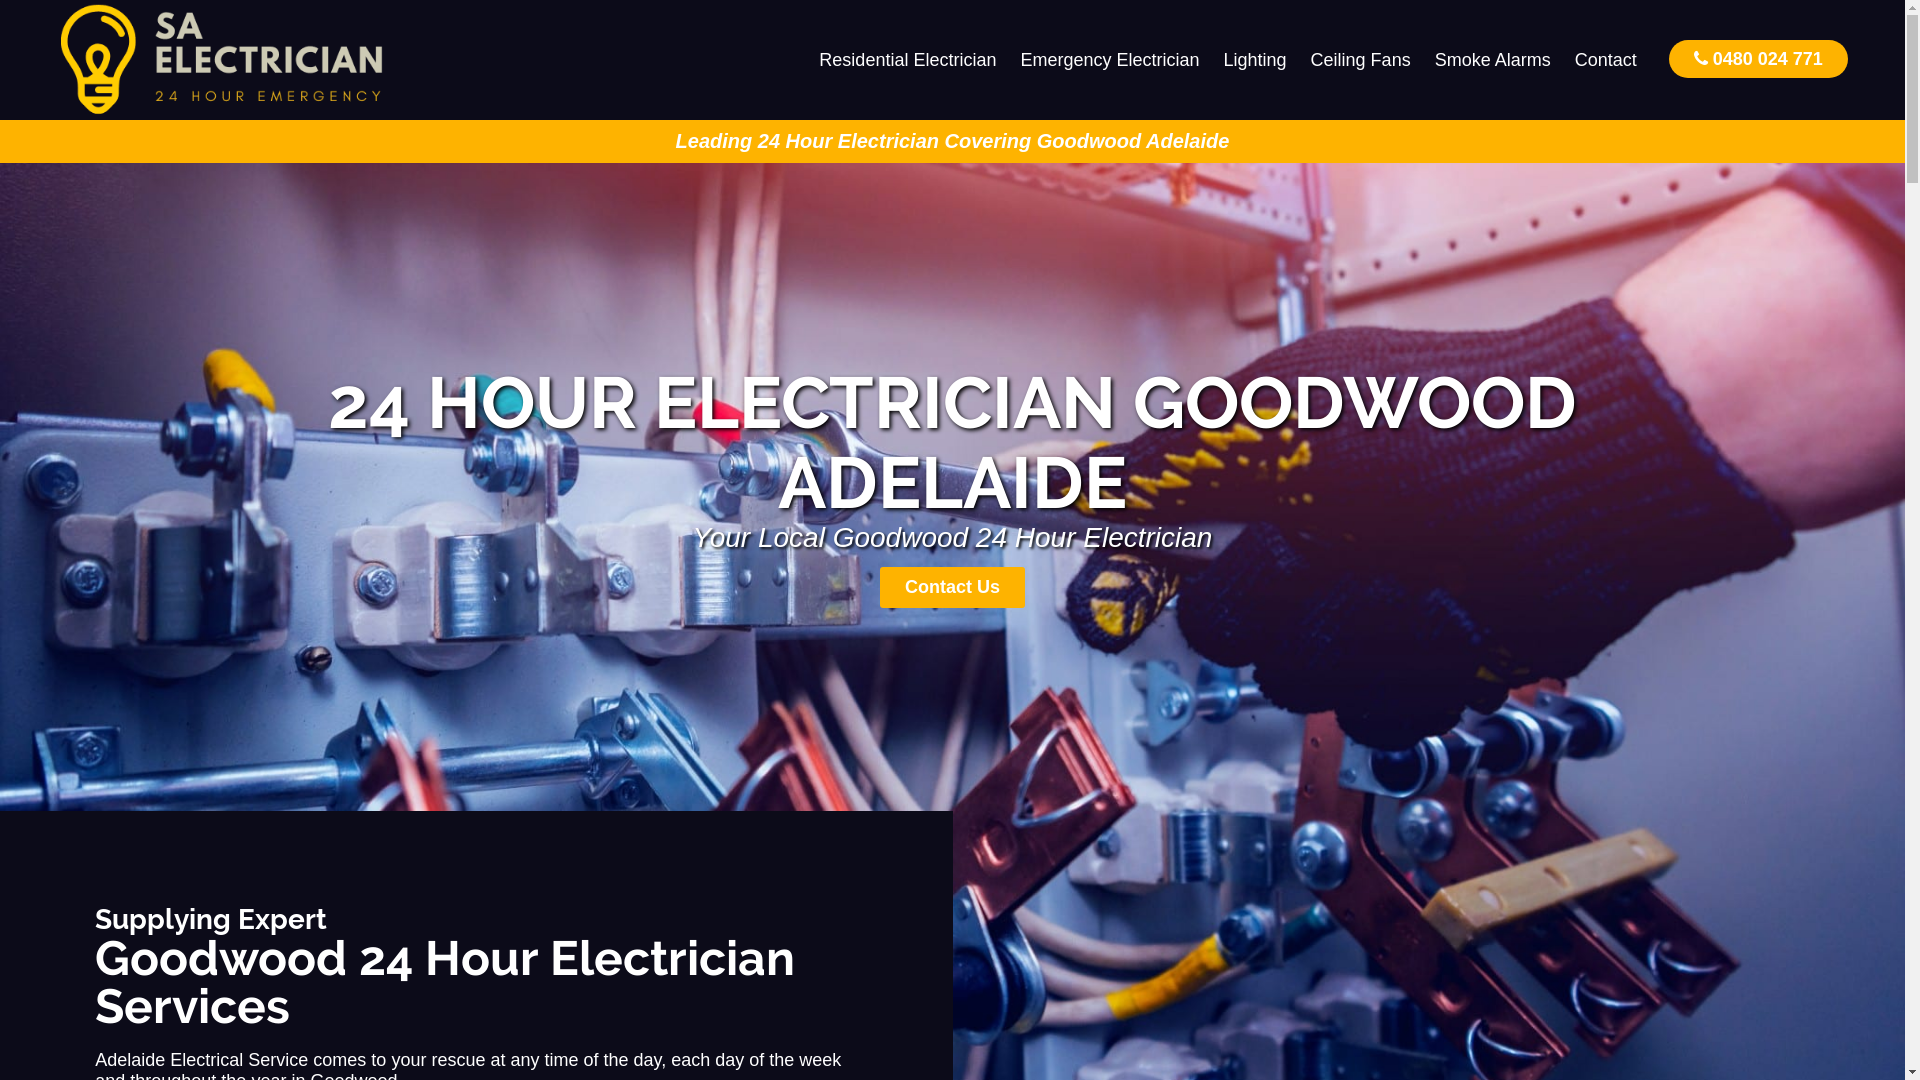 Image resolution: width=1920 pixels, height=1080 pixels. Describe the element at coordinates (1492, 59) in the screenshot. I see `'Smoke Alarms'` at that location.